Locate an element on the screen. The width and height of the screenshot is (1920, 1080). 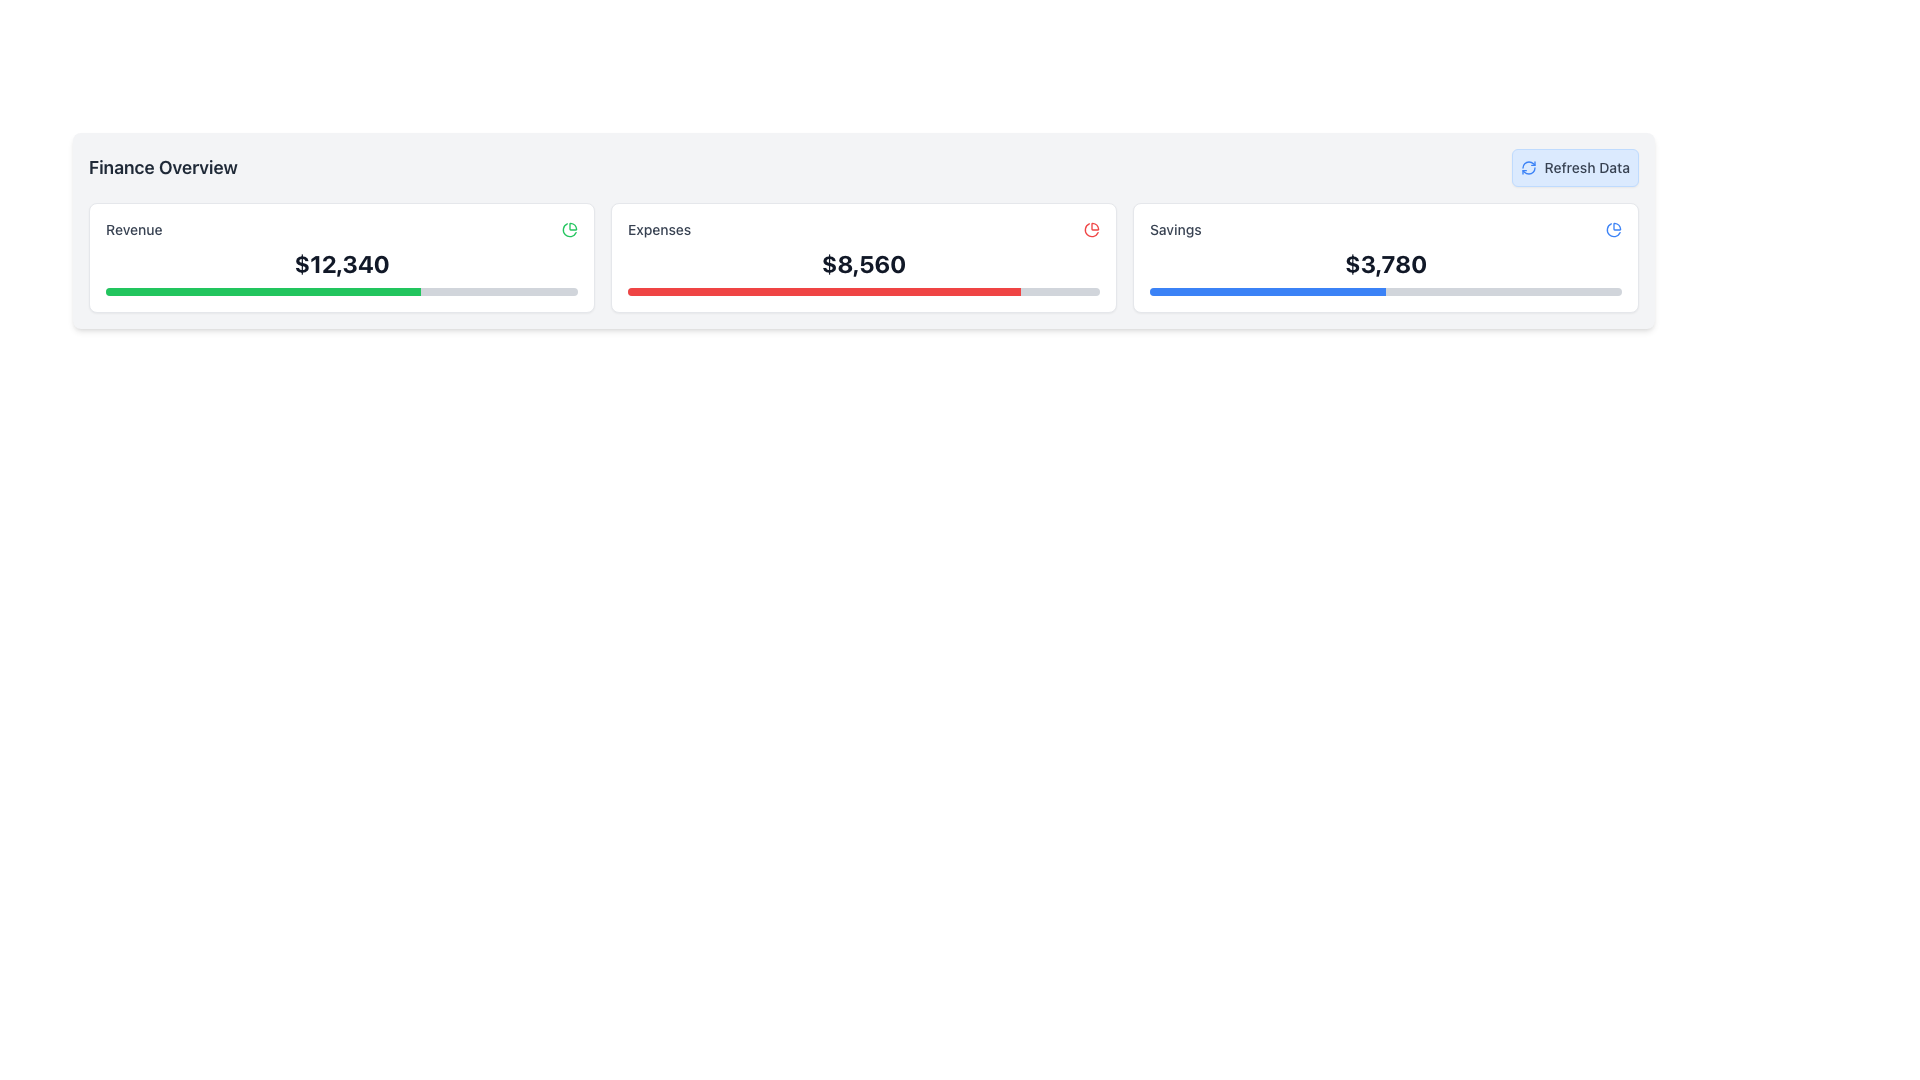
the progress bar located under the '$3,780' text in the 'Savings' section of the 'Finance Overview', which is divided into blue and gray segments is located at coordinates (1385, 292).